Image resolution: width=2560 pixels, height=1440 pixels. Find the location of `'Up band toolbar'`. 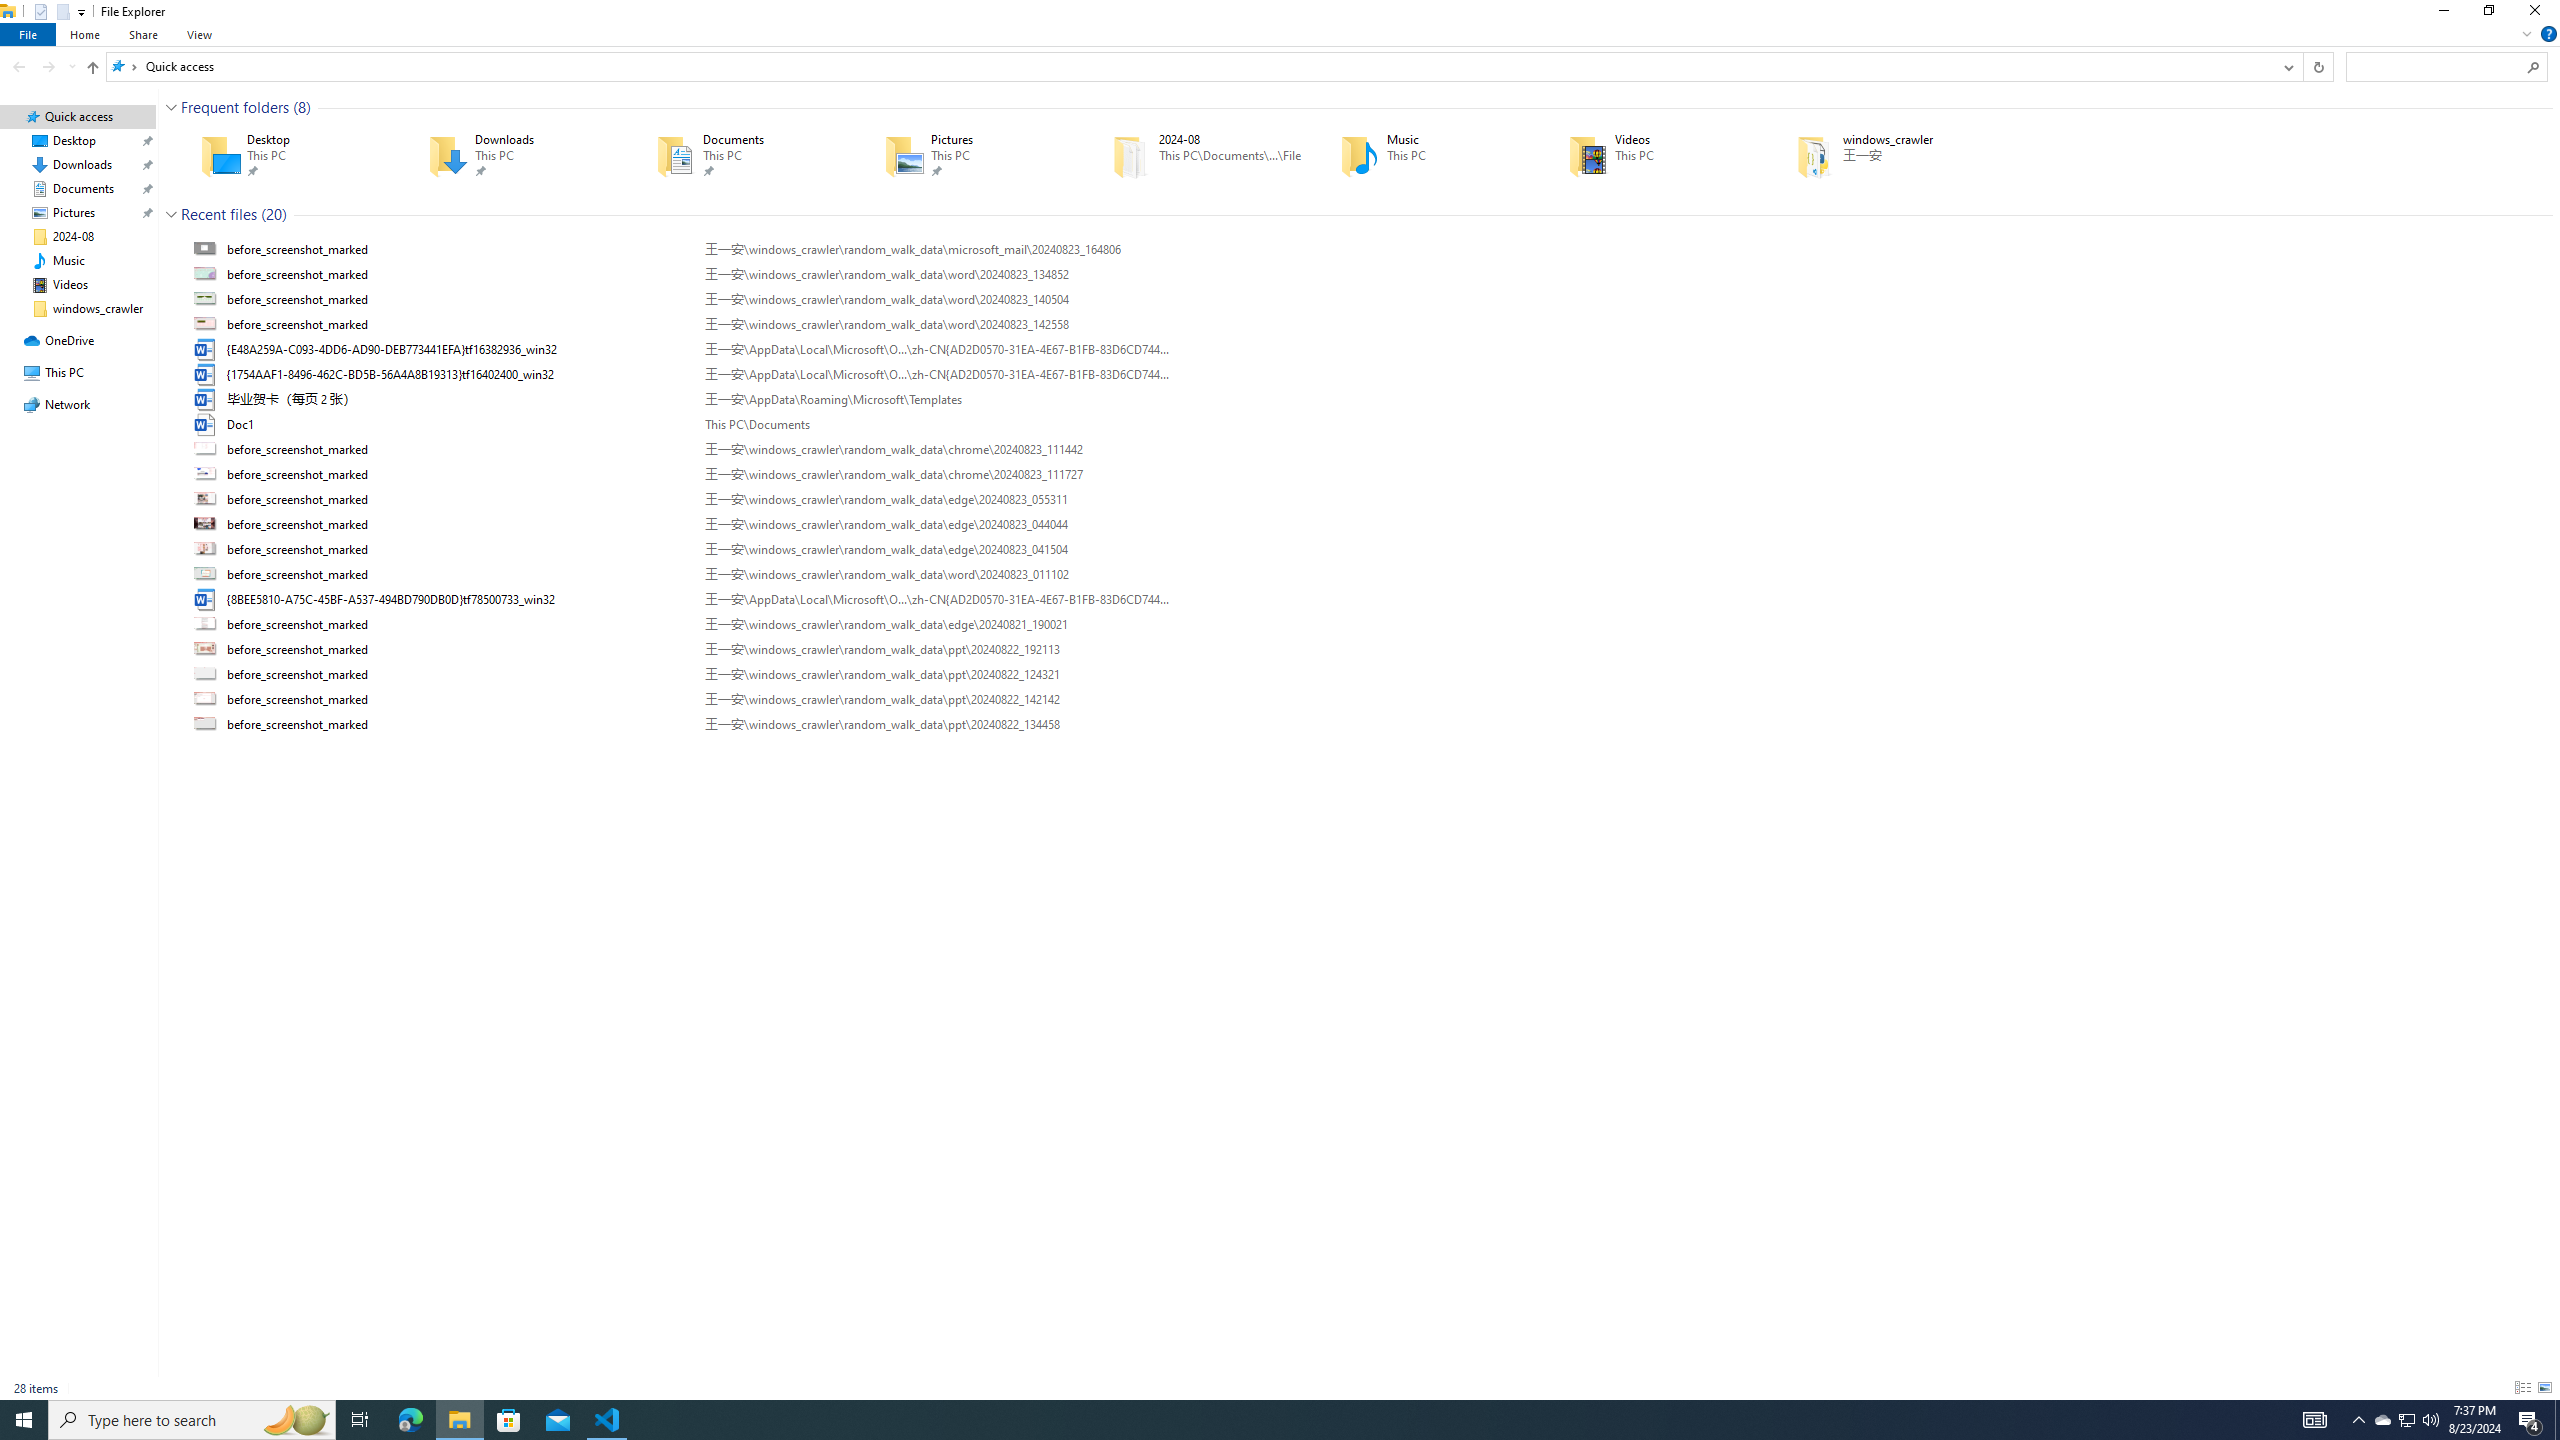

'Up band toolbar' is located at coordinates (93, 69).